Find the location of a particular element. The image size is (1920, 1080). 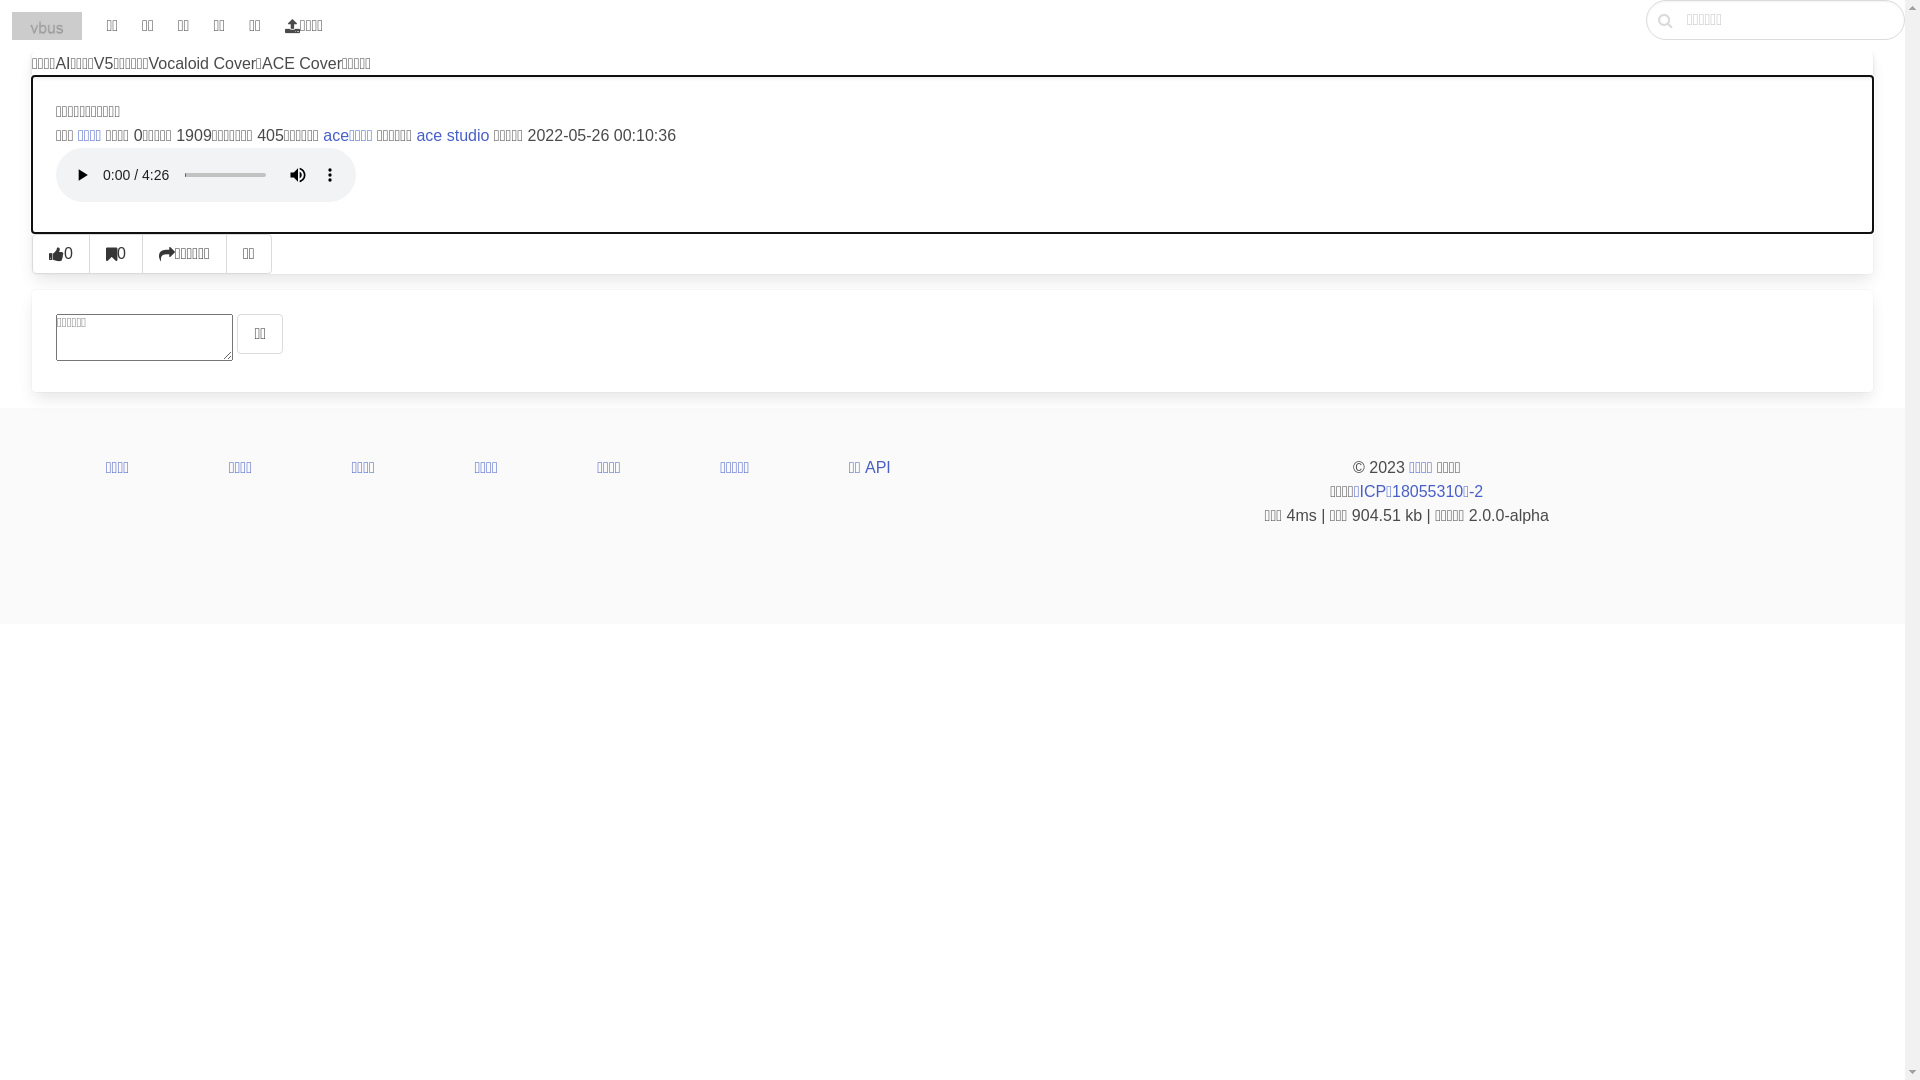

'studio' is located at coordinates (467, 135).